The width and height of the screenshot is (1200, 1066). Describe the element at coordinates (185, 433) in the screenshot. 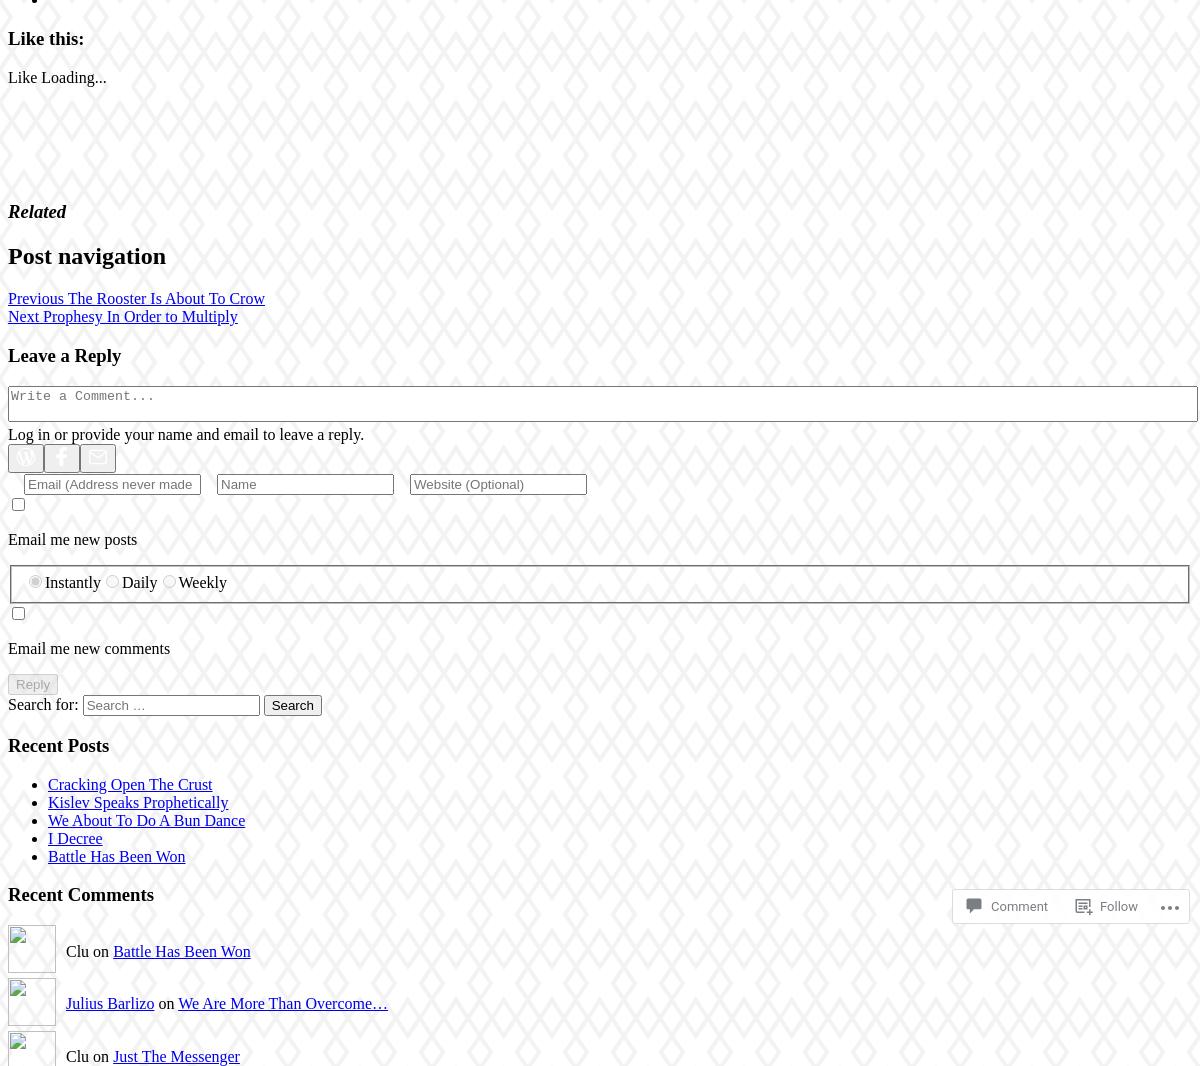

I see `'Log in or provide your name and email to leave a reply.'` at that location.